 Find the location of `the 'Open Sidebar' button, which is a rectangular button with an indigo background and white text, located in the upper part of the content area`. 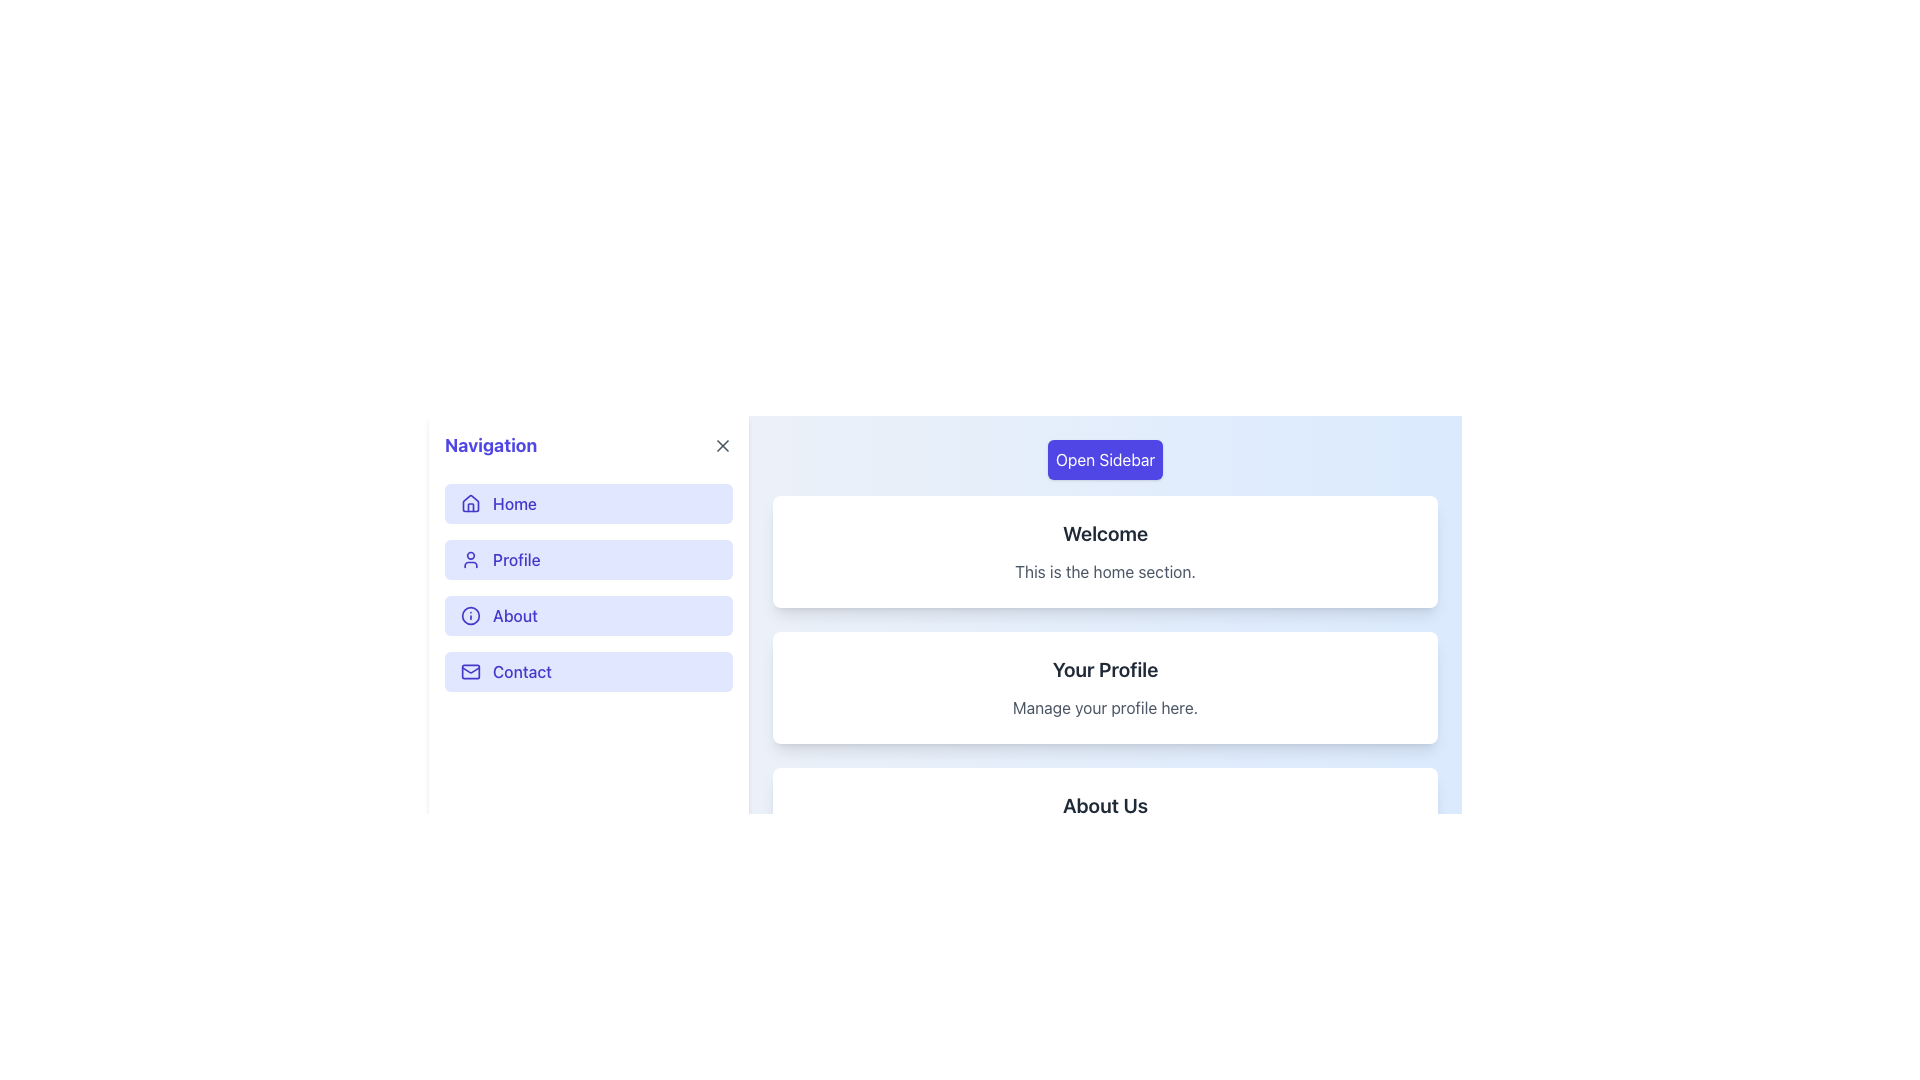

the 'Open Sidebar' button, which is a rectangular button with an indigo background and white text, located in the upper part of the content area is located at coordinates (1104, 459).